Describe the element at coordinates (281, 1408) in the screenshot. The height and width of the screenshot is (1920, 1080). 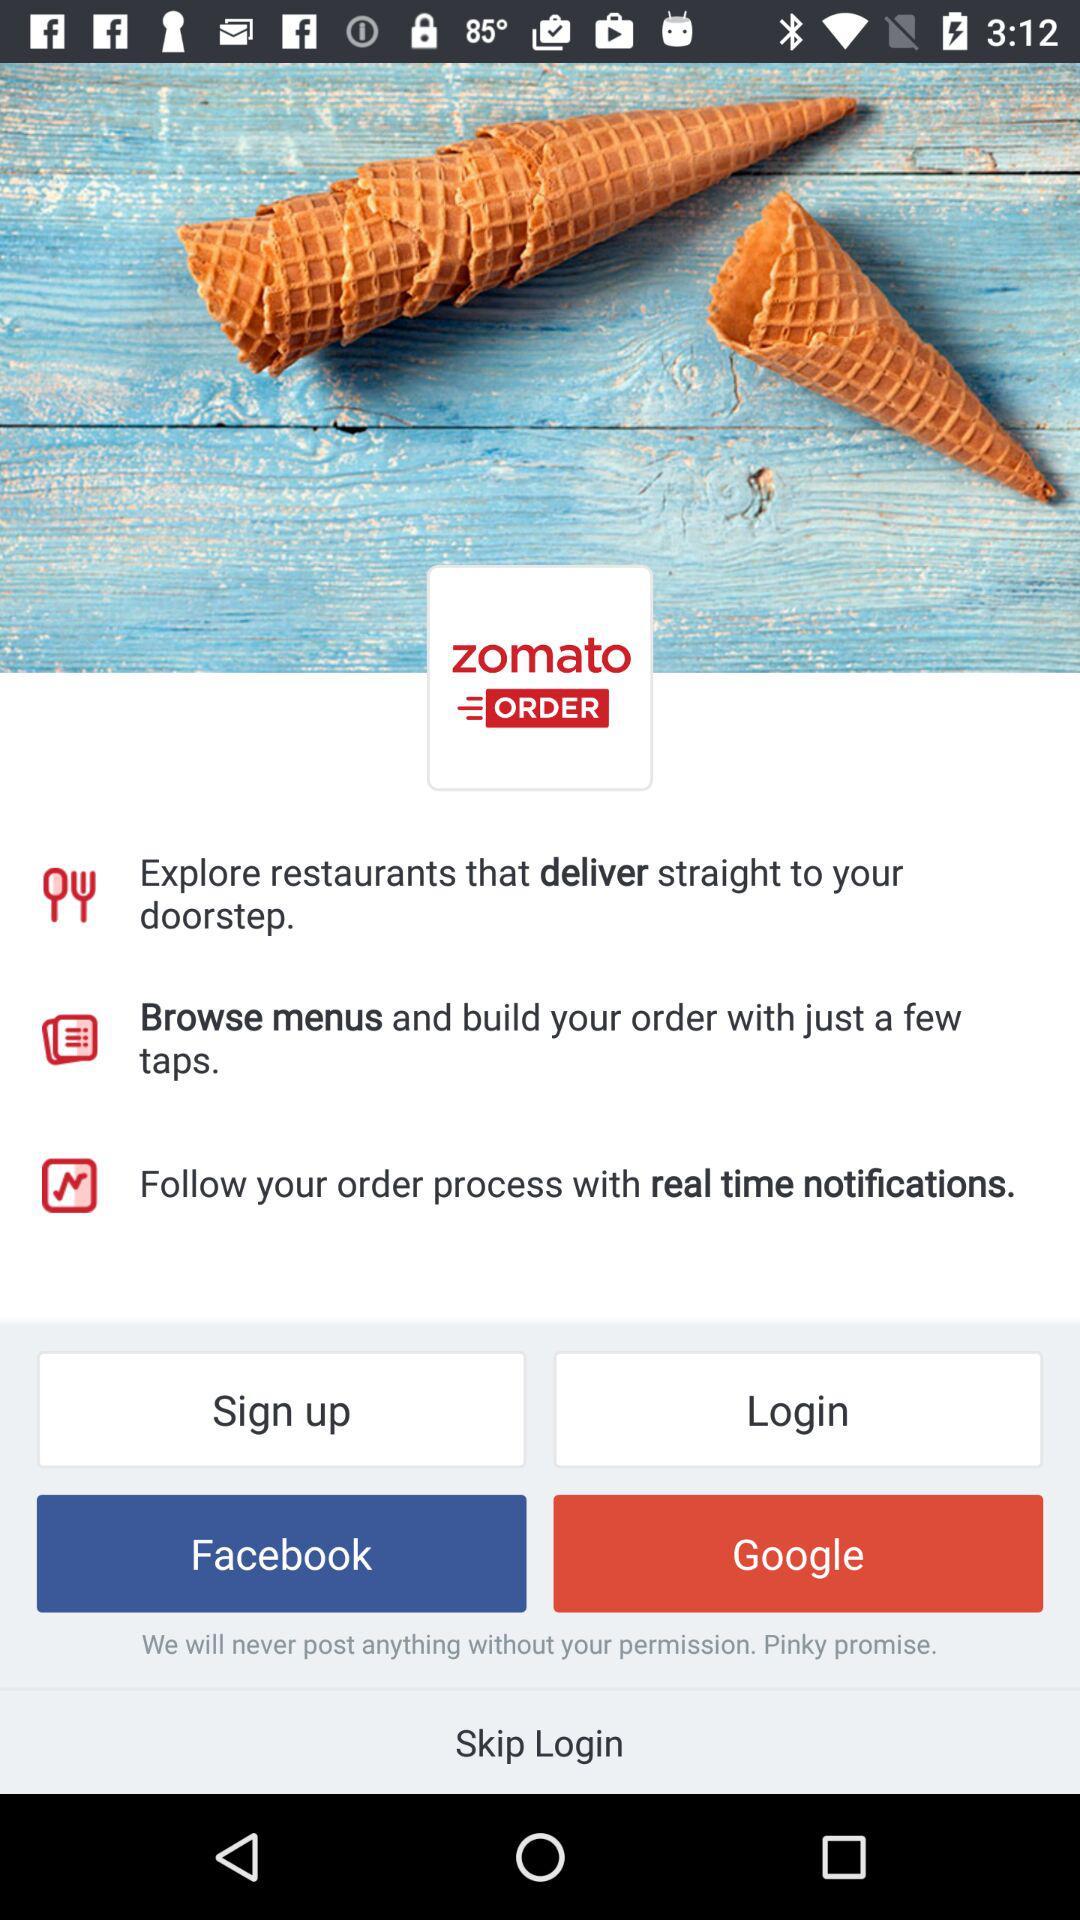
I see `icon above facebook icon` at that location.